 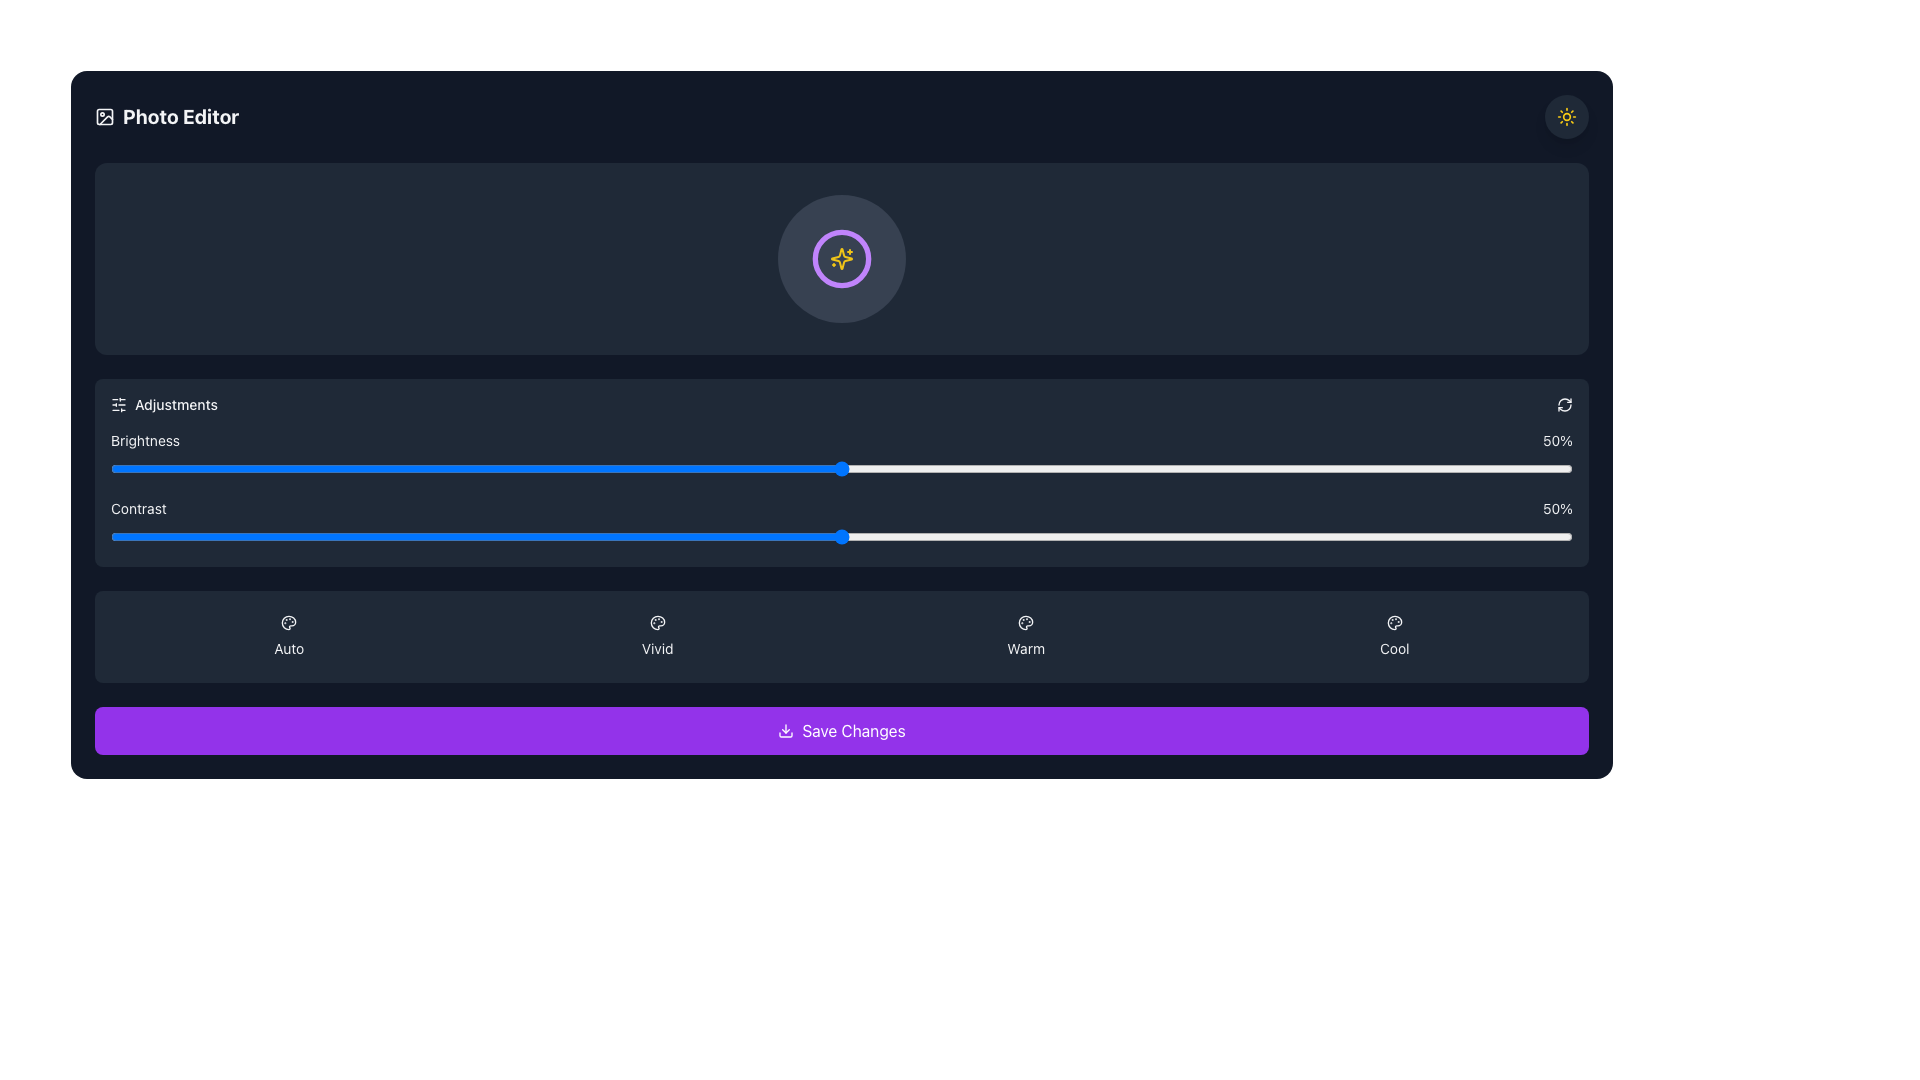 What do you see at coordinates (827, 535) in the screenshot?
I see `the value of the slider` at bounding box center [827, 535].